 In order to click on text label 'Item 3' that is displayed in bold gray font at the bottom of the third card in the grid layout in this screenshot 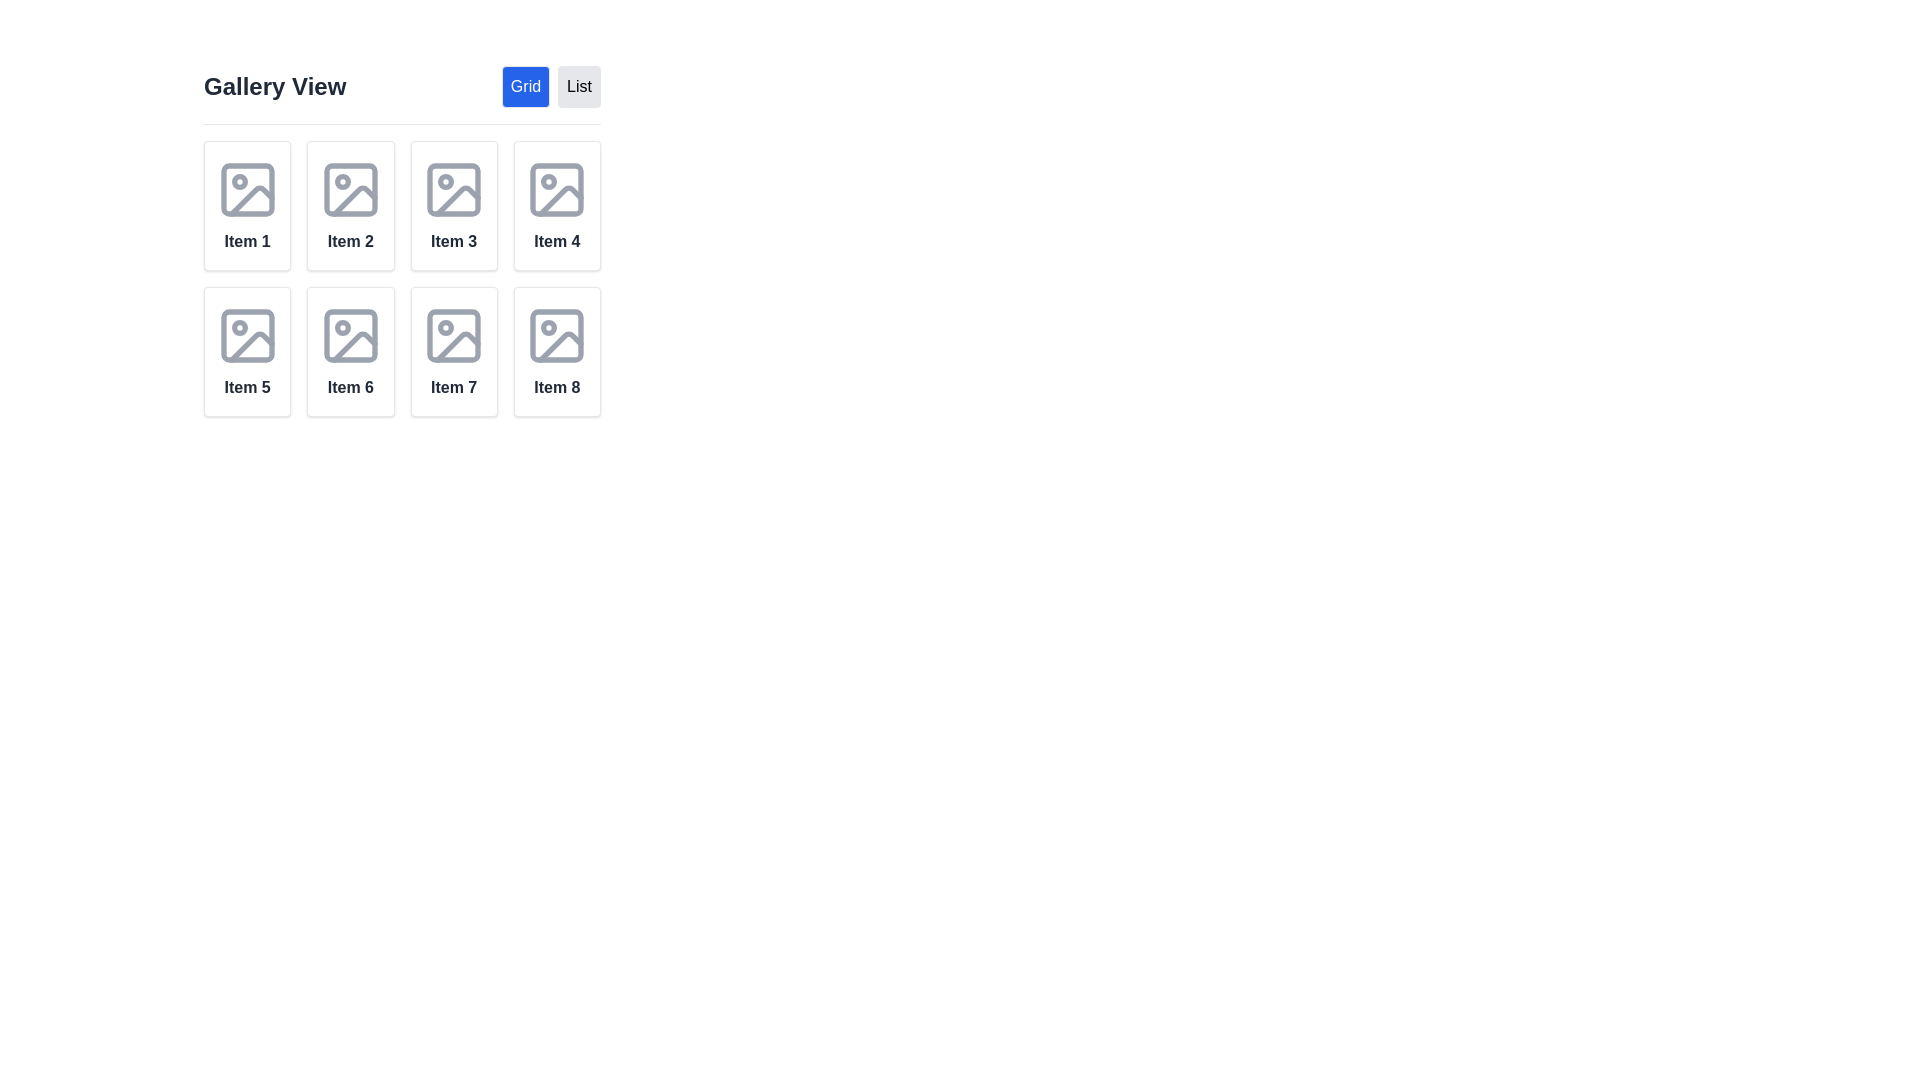, I will do `click(453, 241)`.